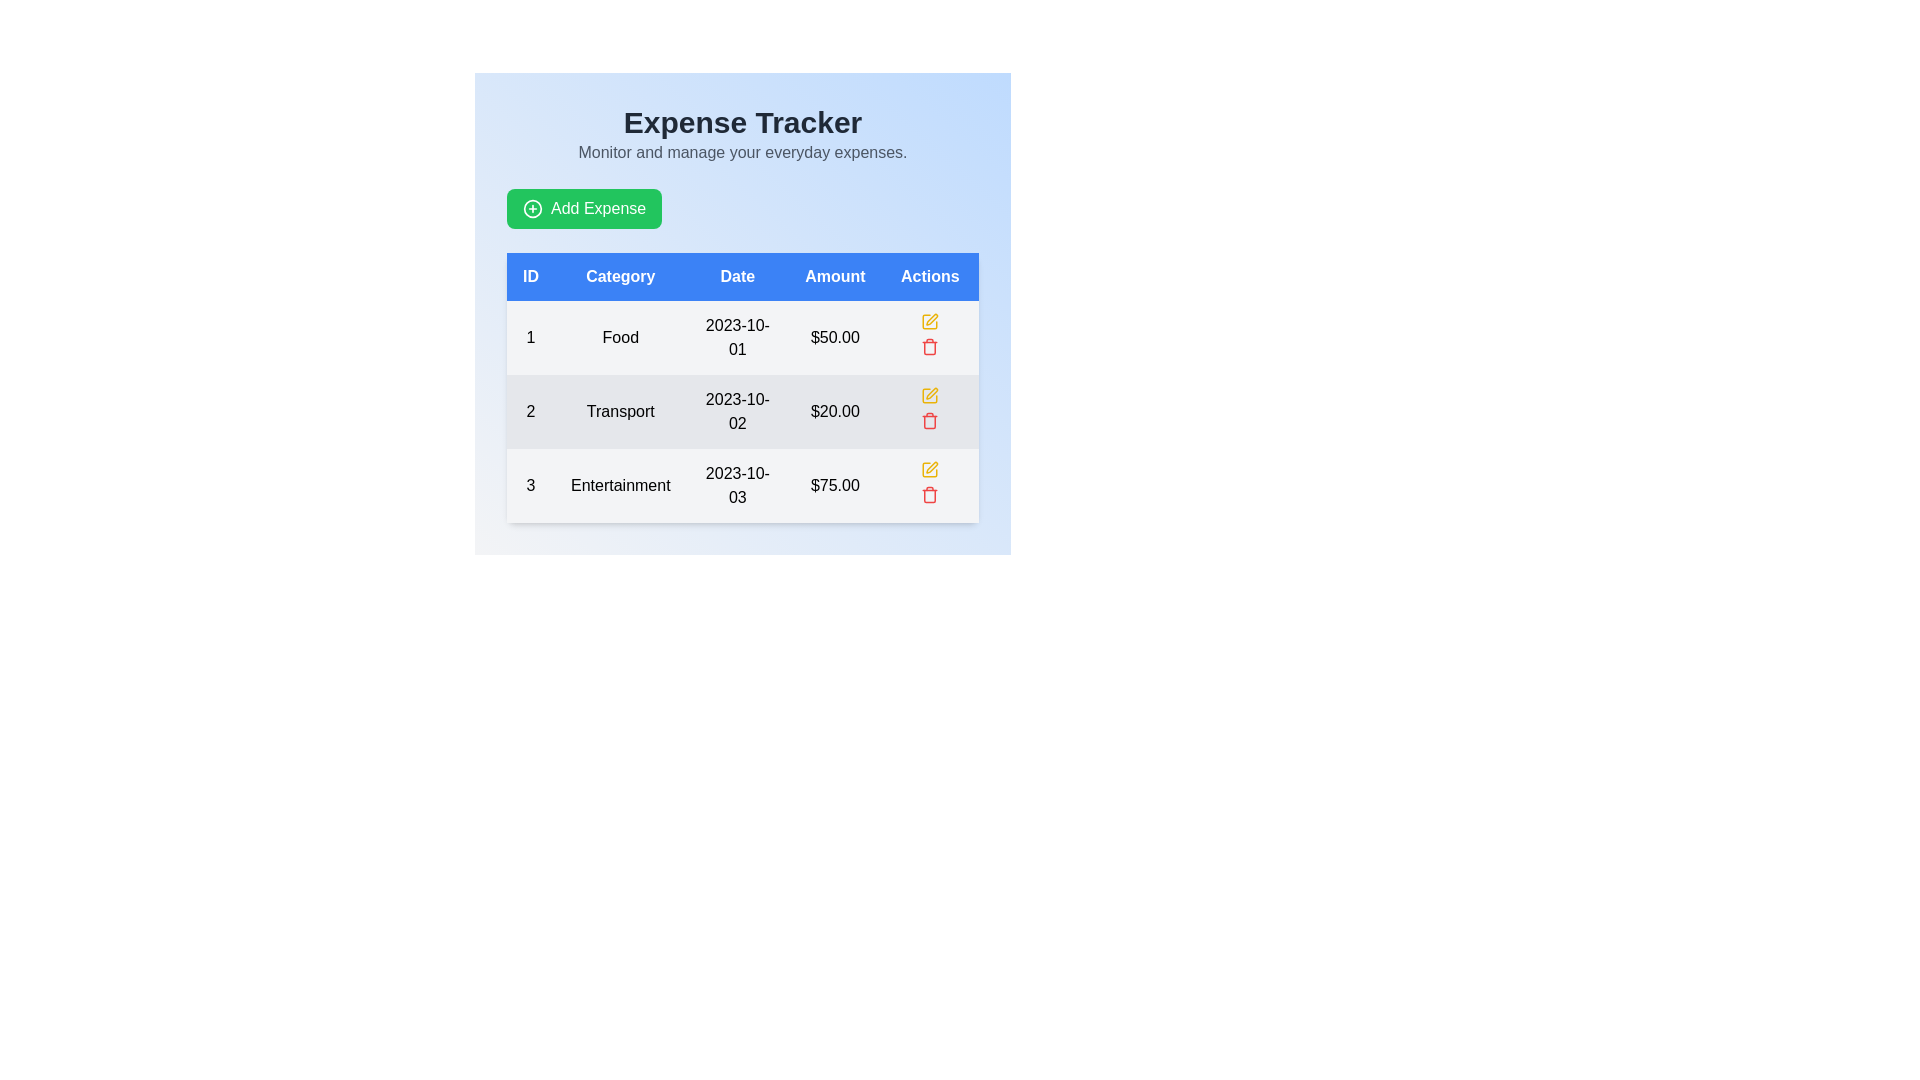 The width and height of the screenshot is (1920, 1080). Describe the element at coordinates (619, 411) in the screenshot. I see `the Text Label in the second row of the table under the 'Category' column, positioned between 'ID' column showing '2' and 'Date' column displaying '2023-10-02'` at that location.